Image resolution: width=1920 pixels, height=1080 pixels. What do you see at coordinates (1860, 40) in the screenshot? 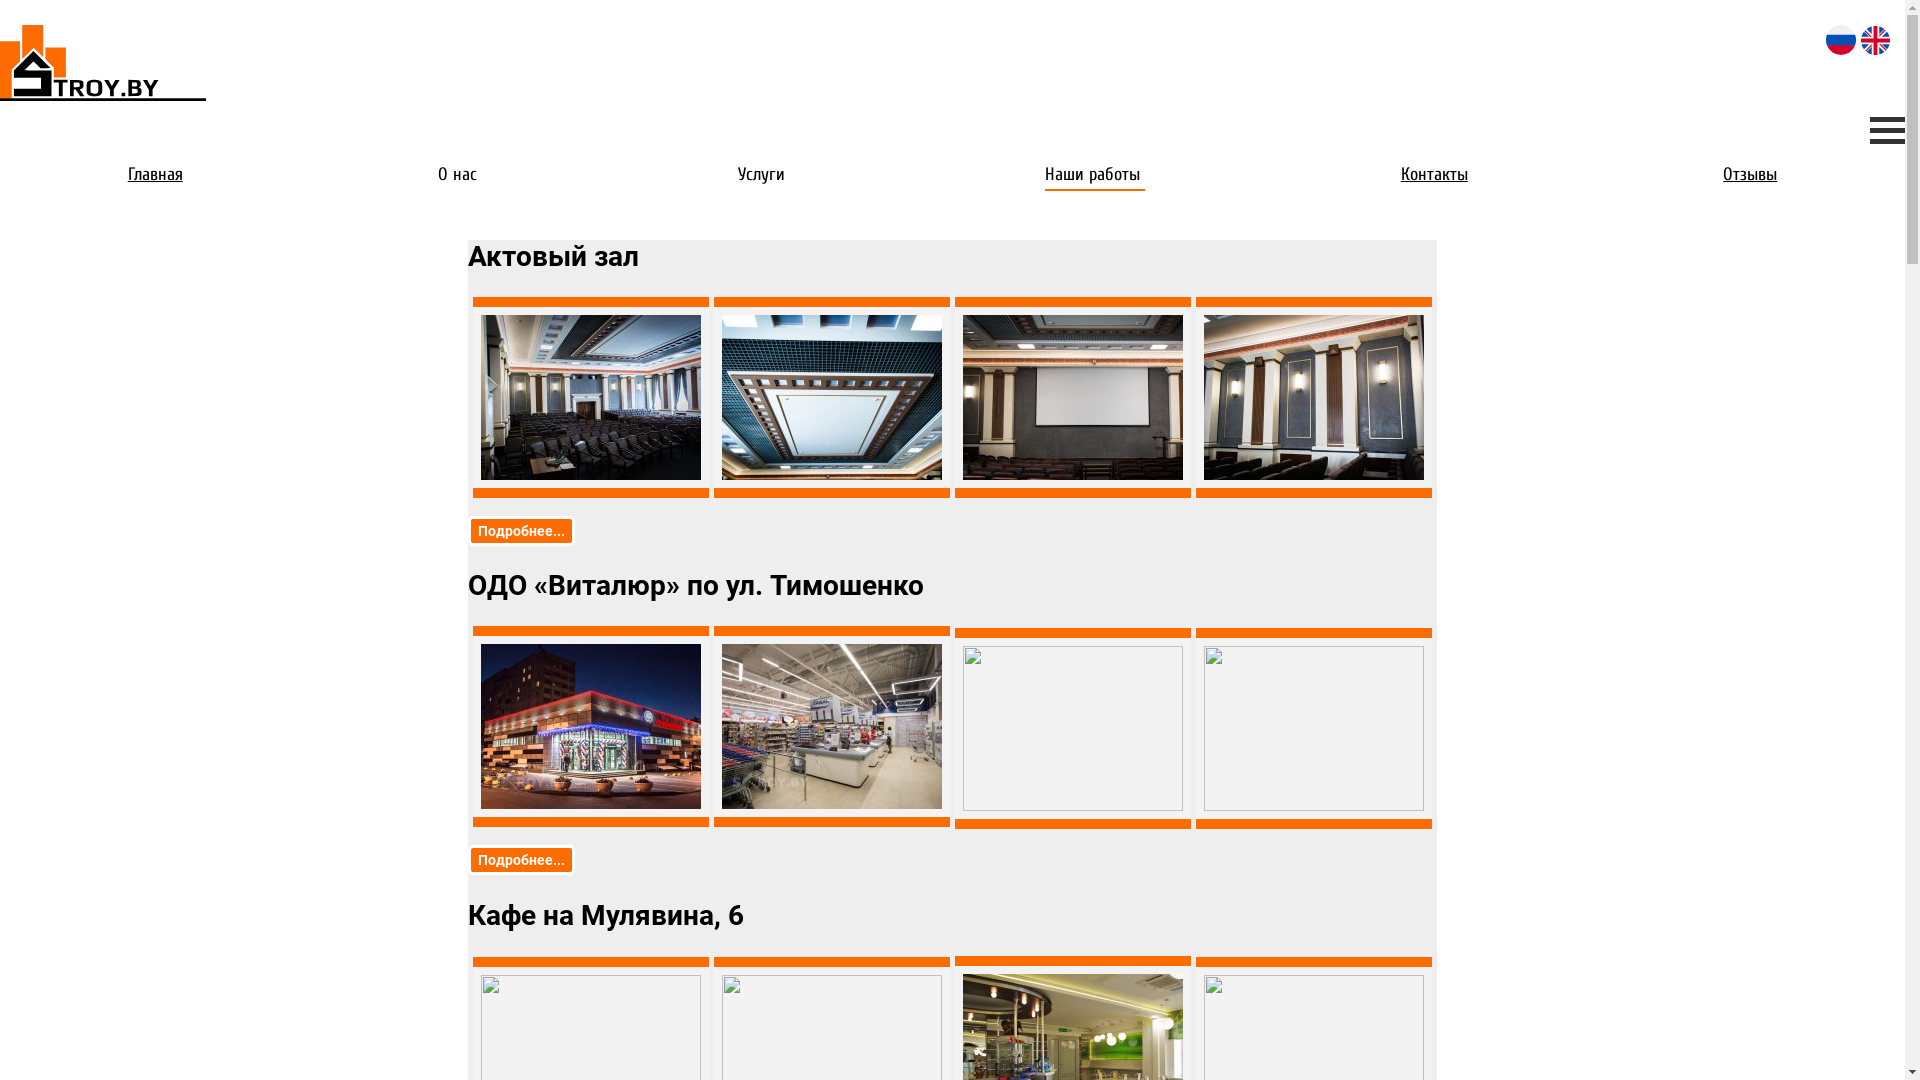
I see `'English (UK)'` at bounding box center [1860, 40].